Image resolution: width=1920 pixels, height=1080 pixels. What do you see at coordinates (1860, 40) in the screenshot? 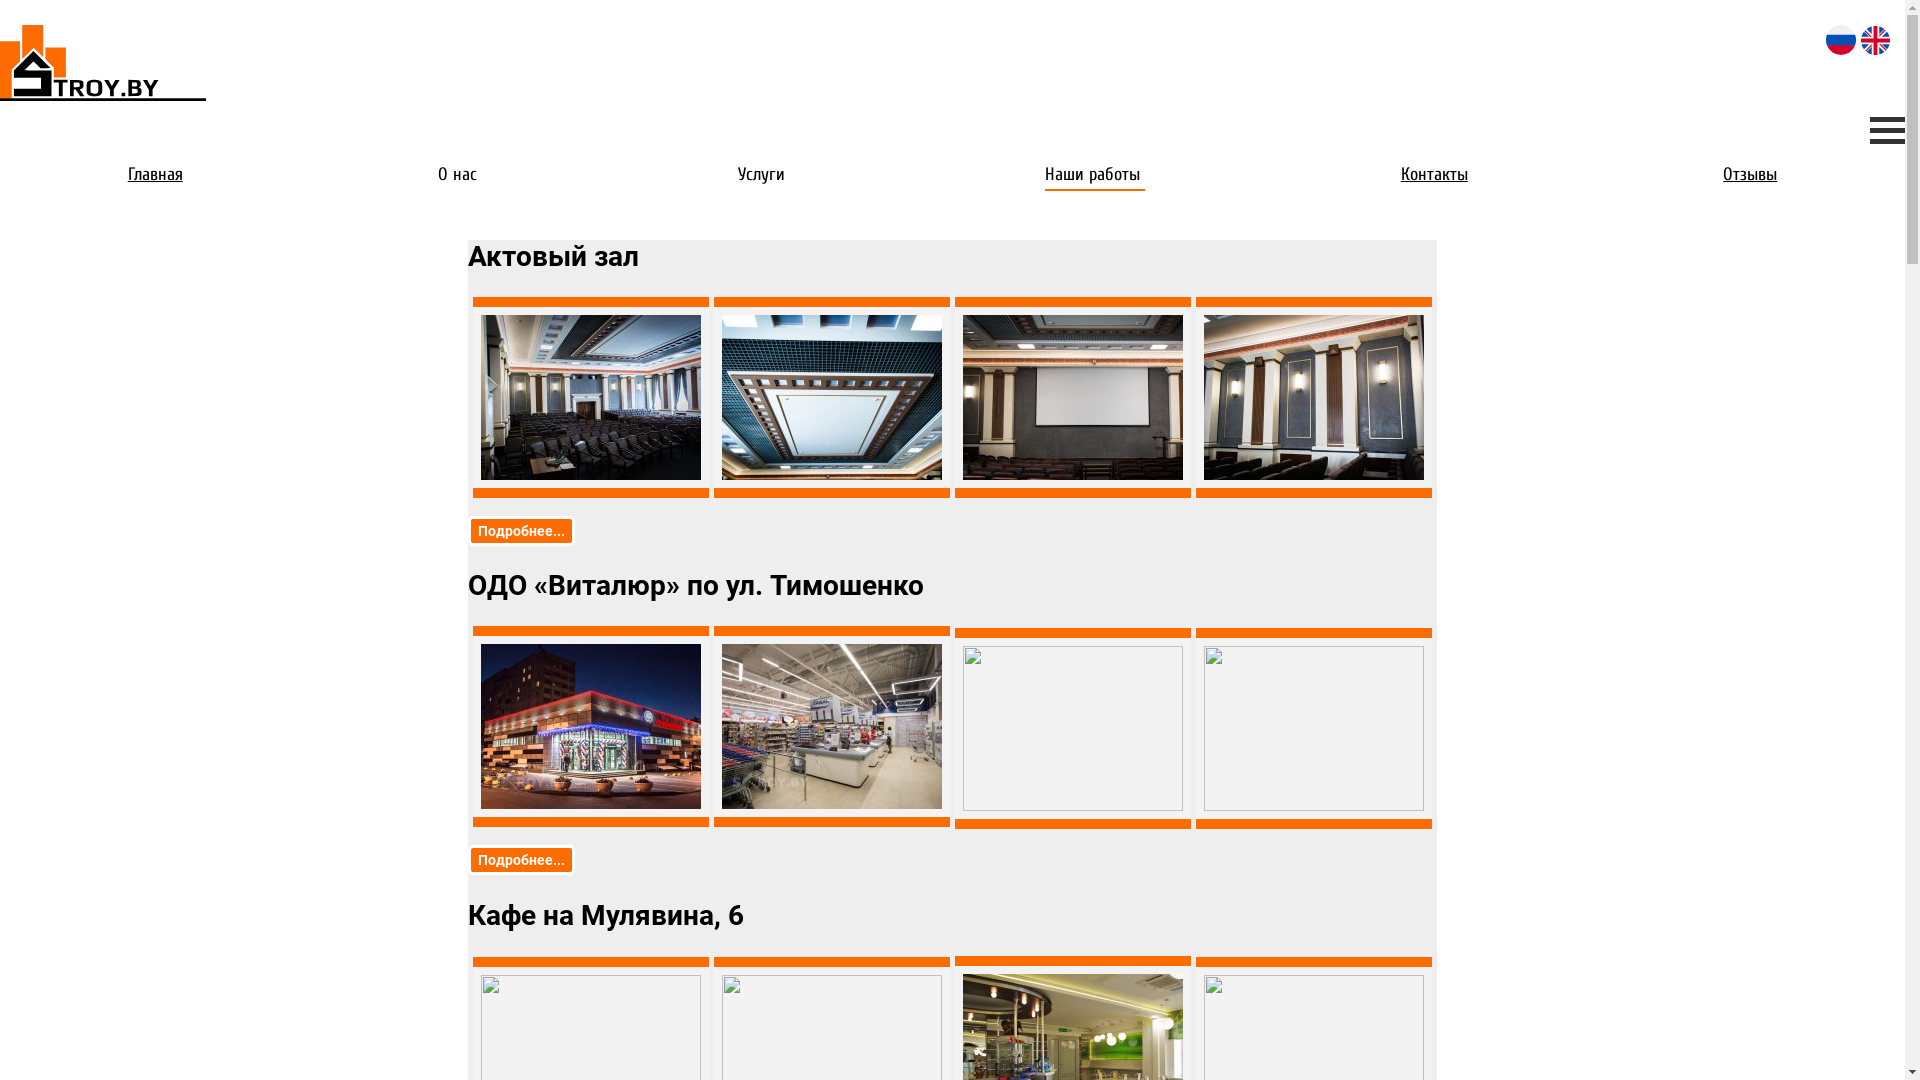
I see `'English (UK)'` at bounding box center [1860, 40].